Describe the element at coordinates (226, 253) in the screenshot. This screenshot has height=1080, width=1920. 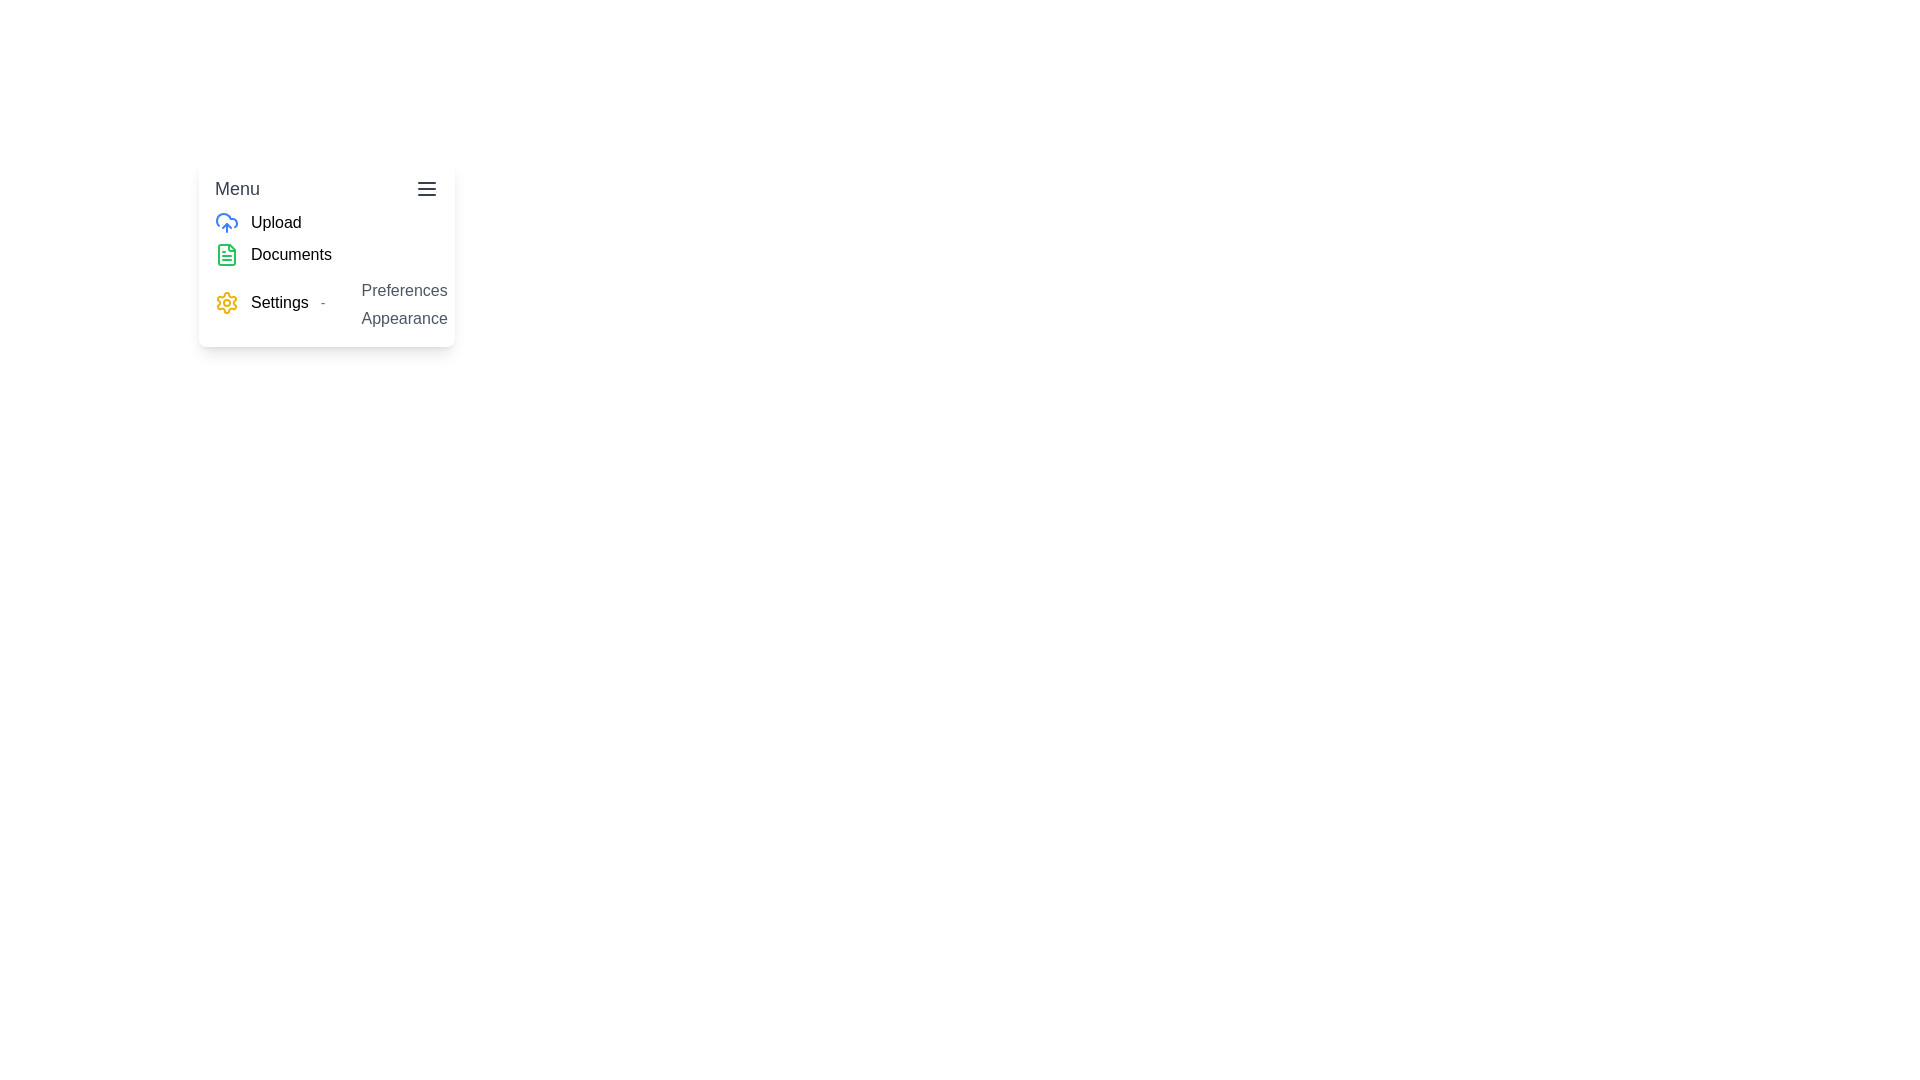
I see `the 'Documents' menu icon located to the left of the 'Documents' text label` at that location.